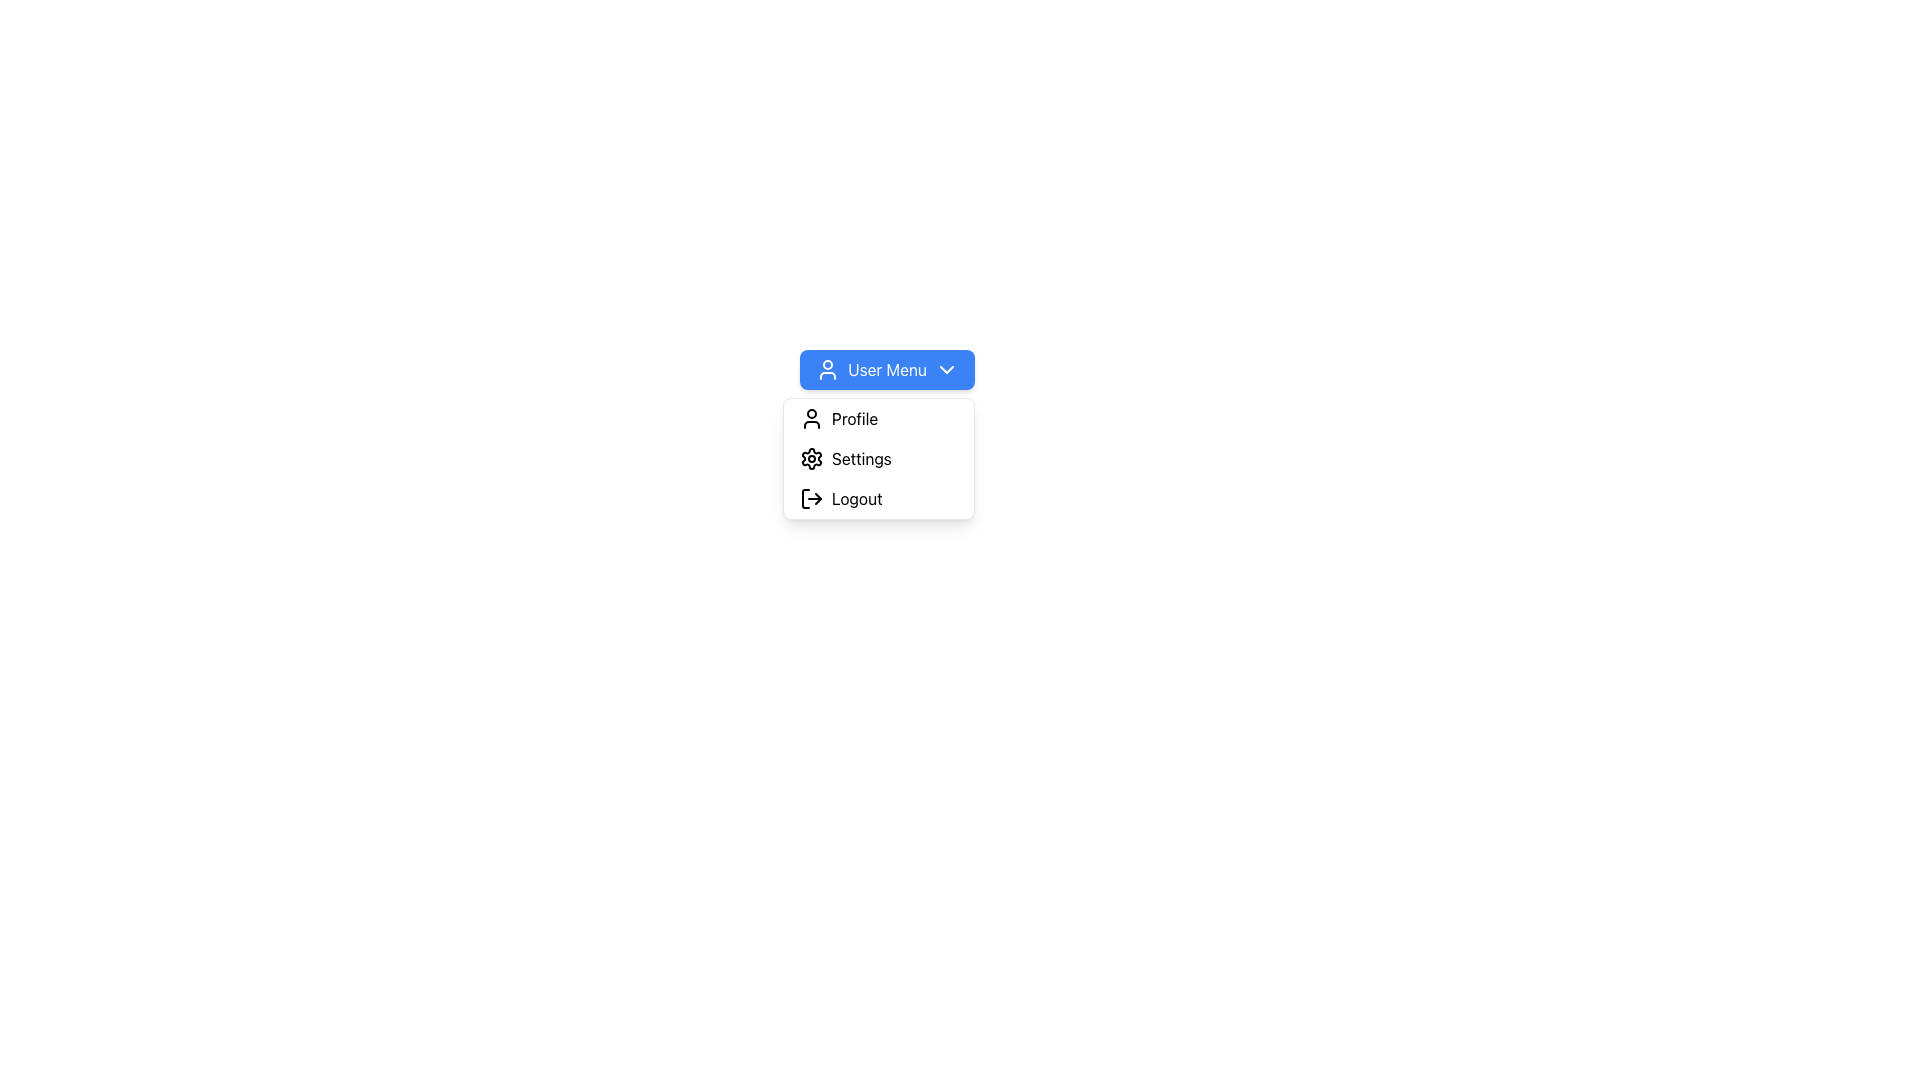 This screenshot has width=1920, height=1080. I want to click on the 'Settings' option in the dropdown menu located directly below the 'User Menu' button, which contains options 'Profile', 'Settings', and 'Logout', so click(878, 459).